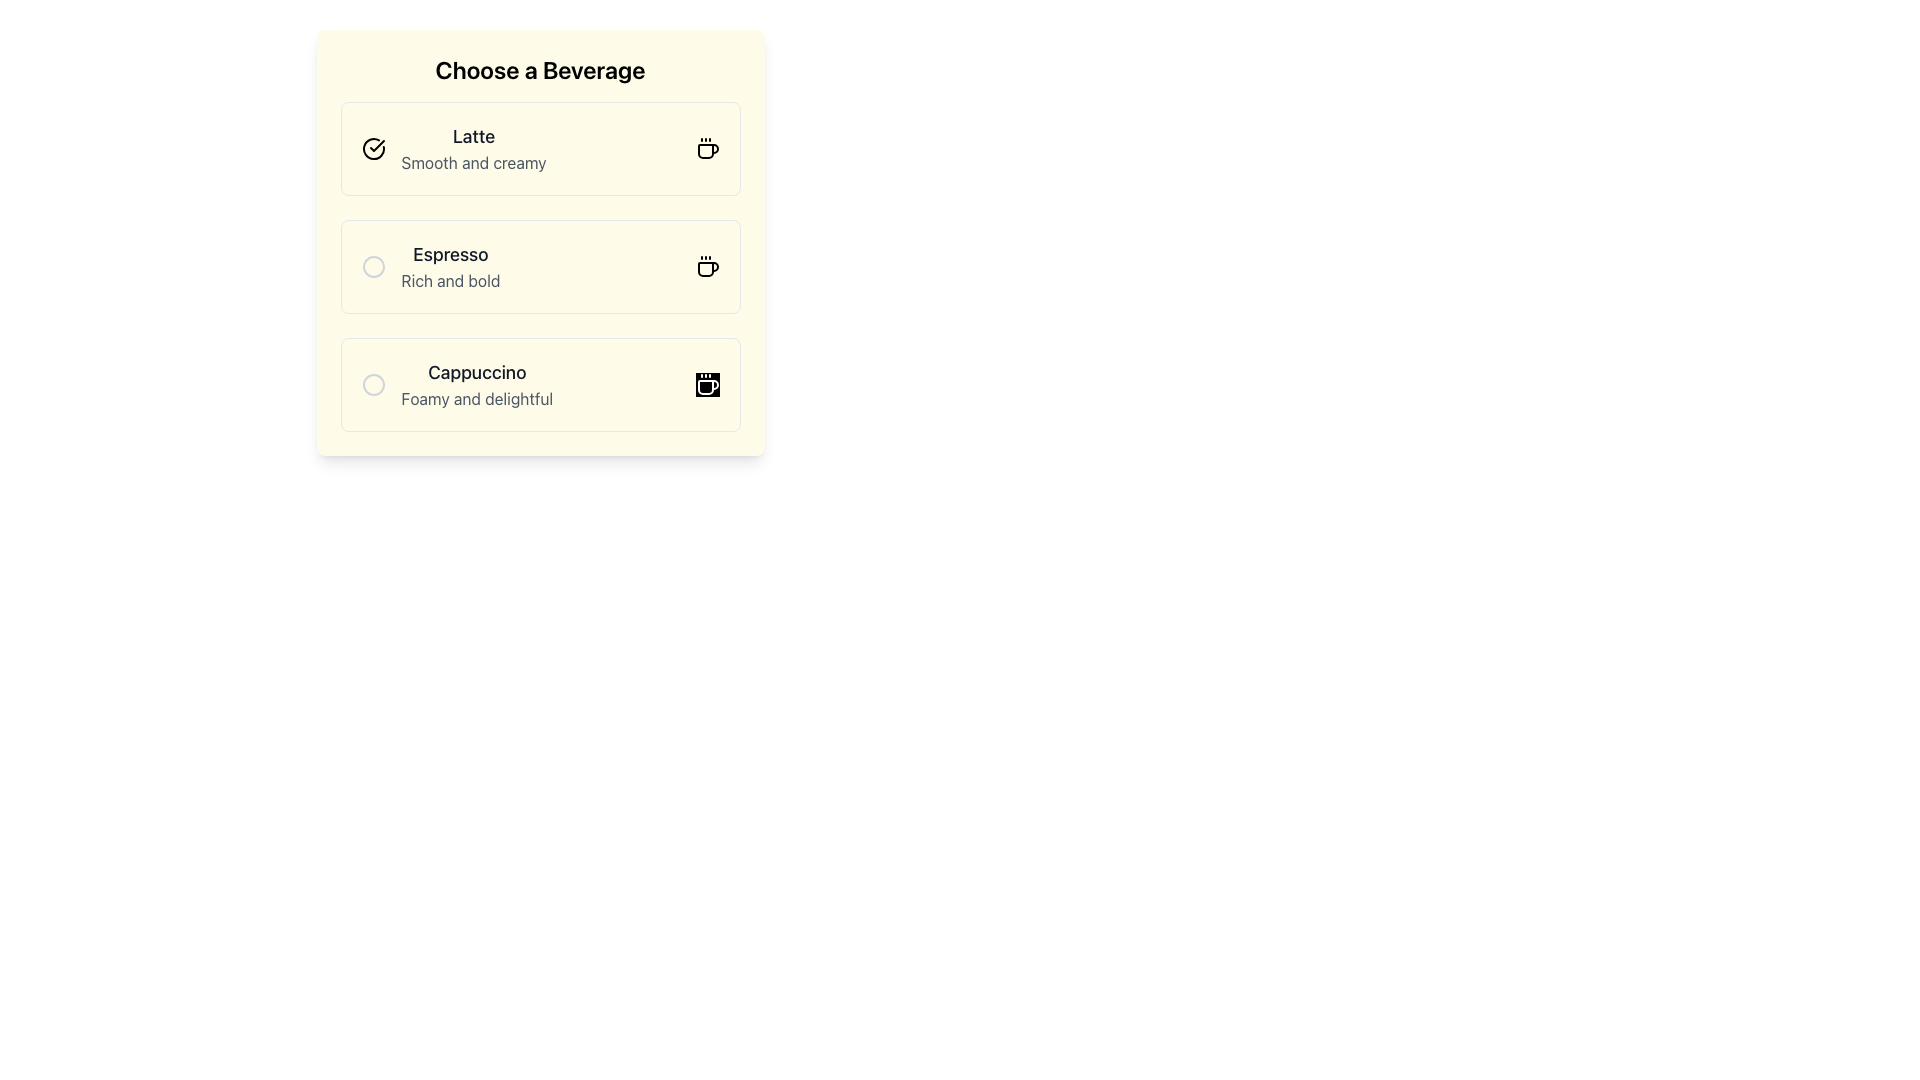 This screenshot has height=1080, width=1920. I want to click on the 'Espresso' beverage option in the 'Choose a Beverage' section, so click(540, 265).